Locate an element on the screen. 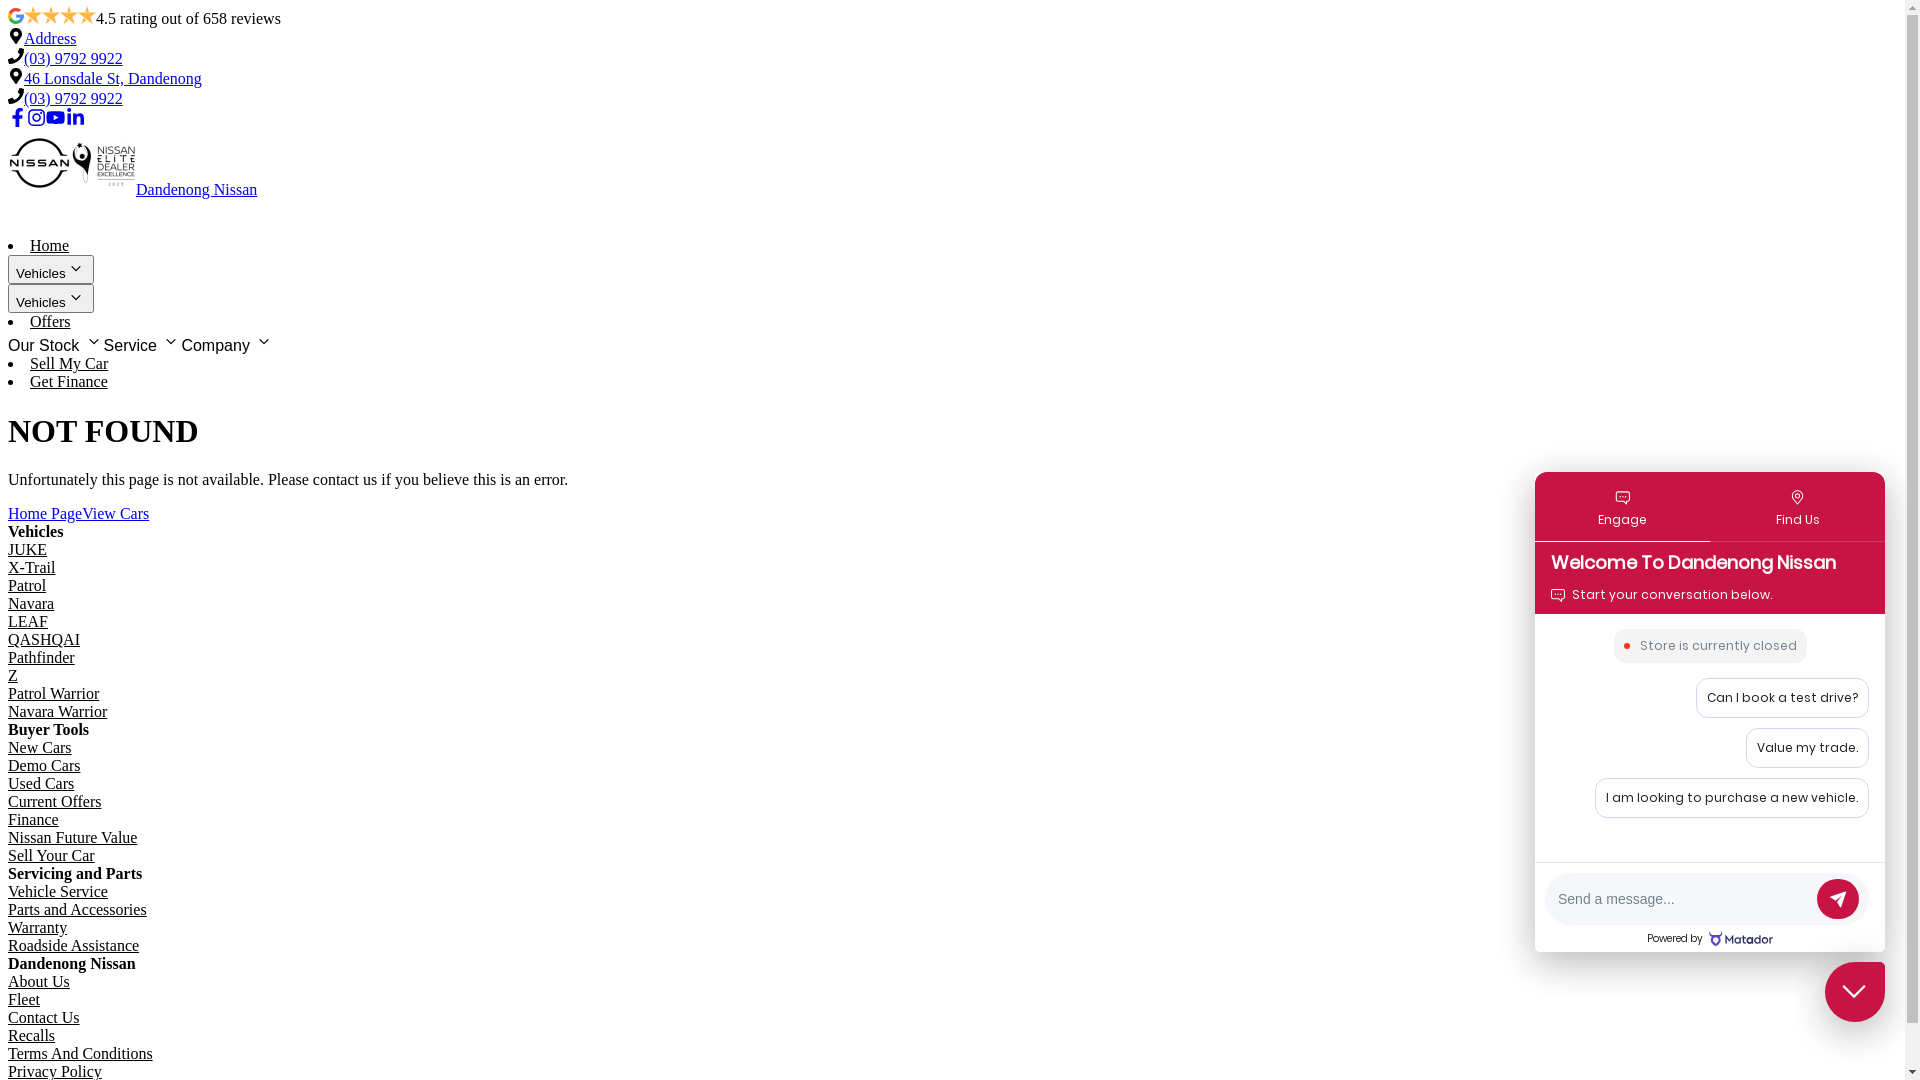  'Vehicles' is located at coordinates (51, 298).